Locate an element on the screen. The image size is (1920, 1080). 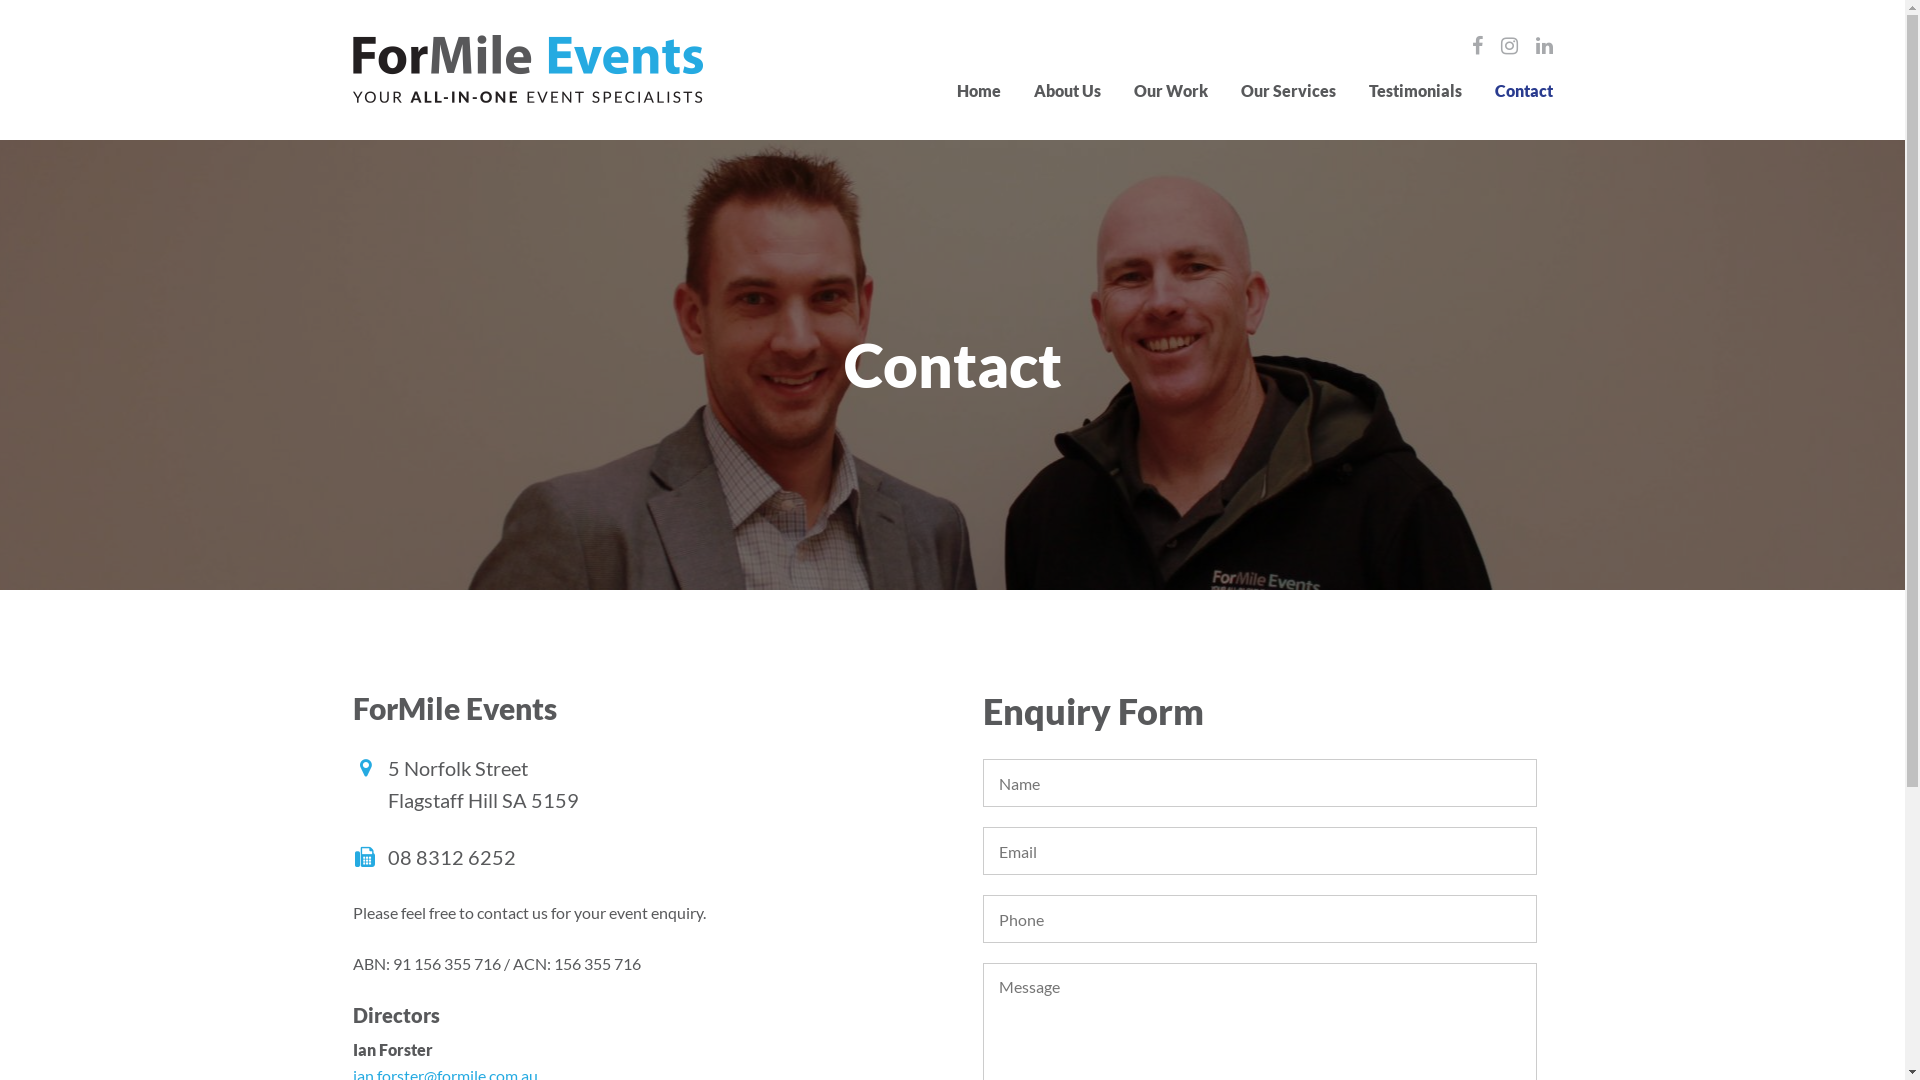
'Our Work' is located at coordinates (1133, 90).